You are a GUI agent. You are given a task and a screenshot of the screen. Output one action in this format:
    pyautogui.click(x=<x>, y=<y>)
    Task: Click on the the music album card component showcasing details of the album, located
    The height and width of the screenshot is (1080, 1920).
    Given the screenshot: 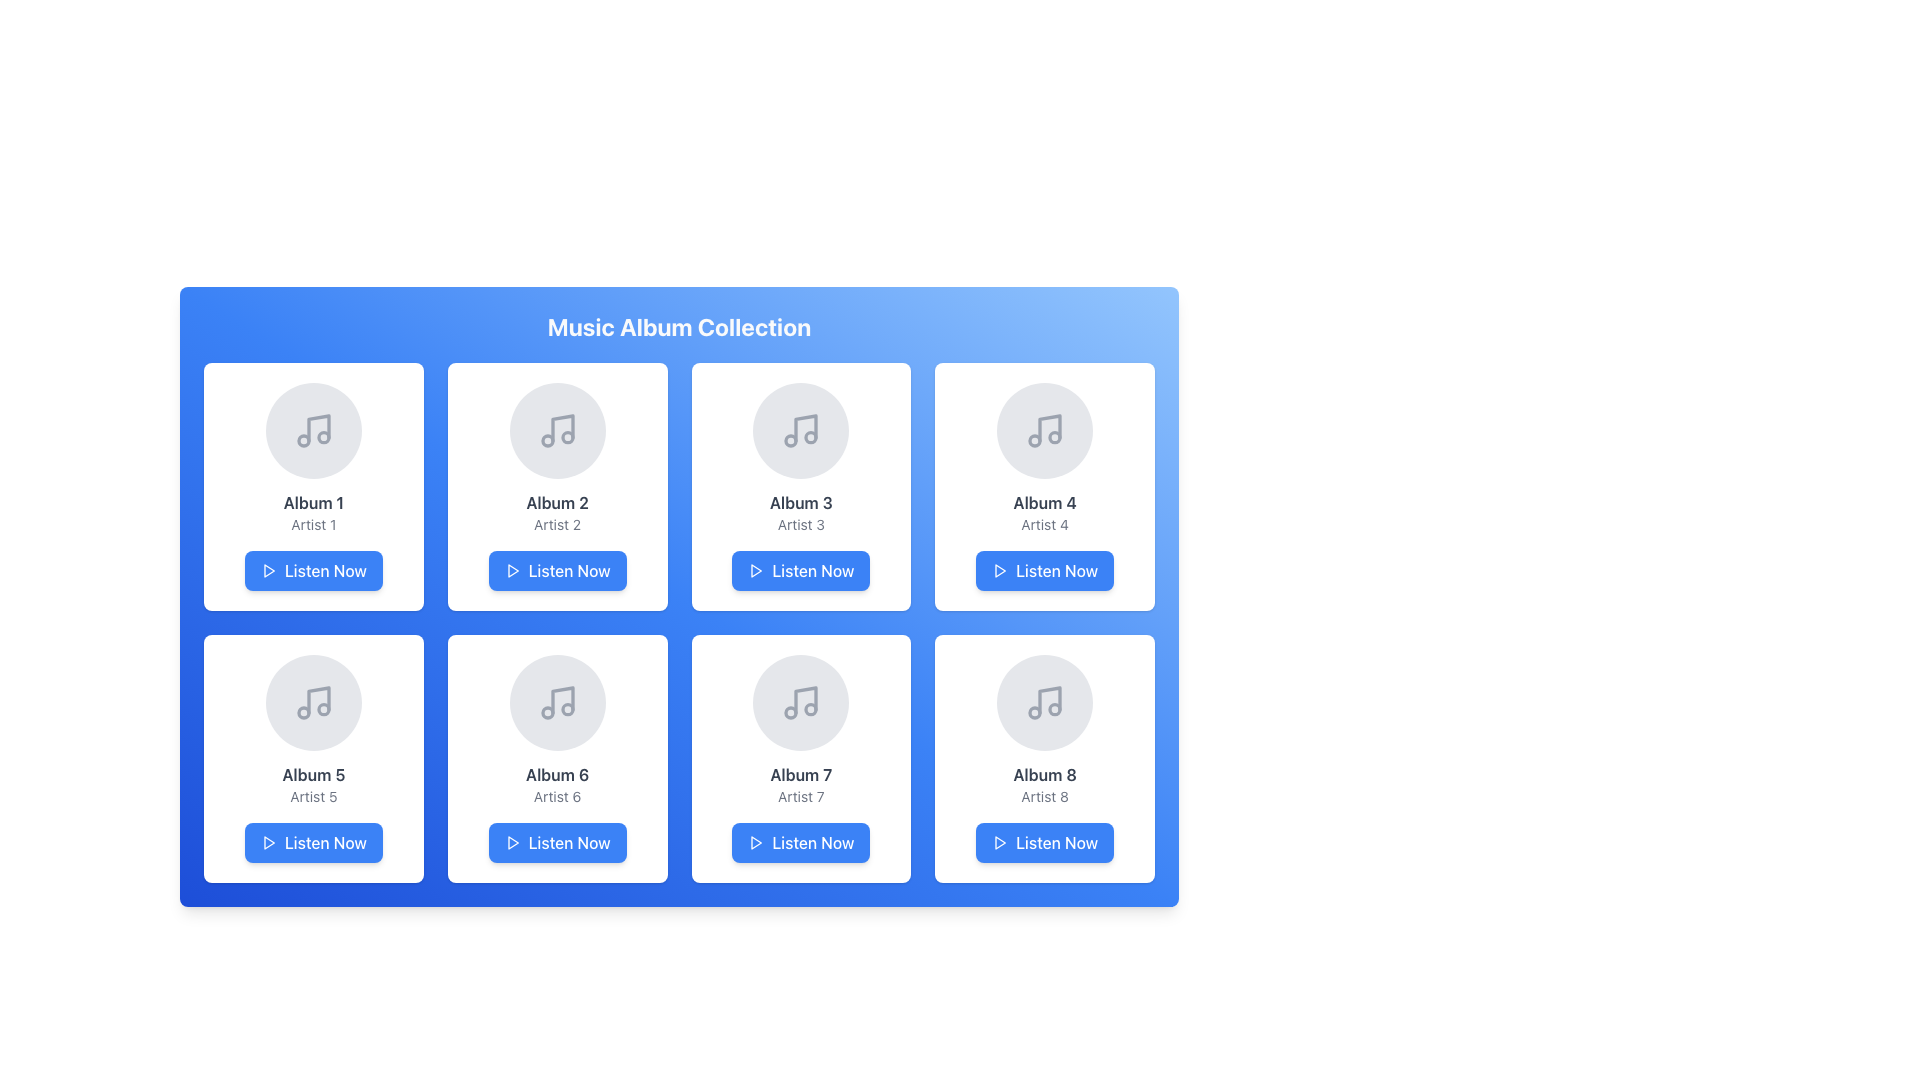 What is the action you would take?
    pyautogui.click(x=801, y=486)
    